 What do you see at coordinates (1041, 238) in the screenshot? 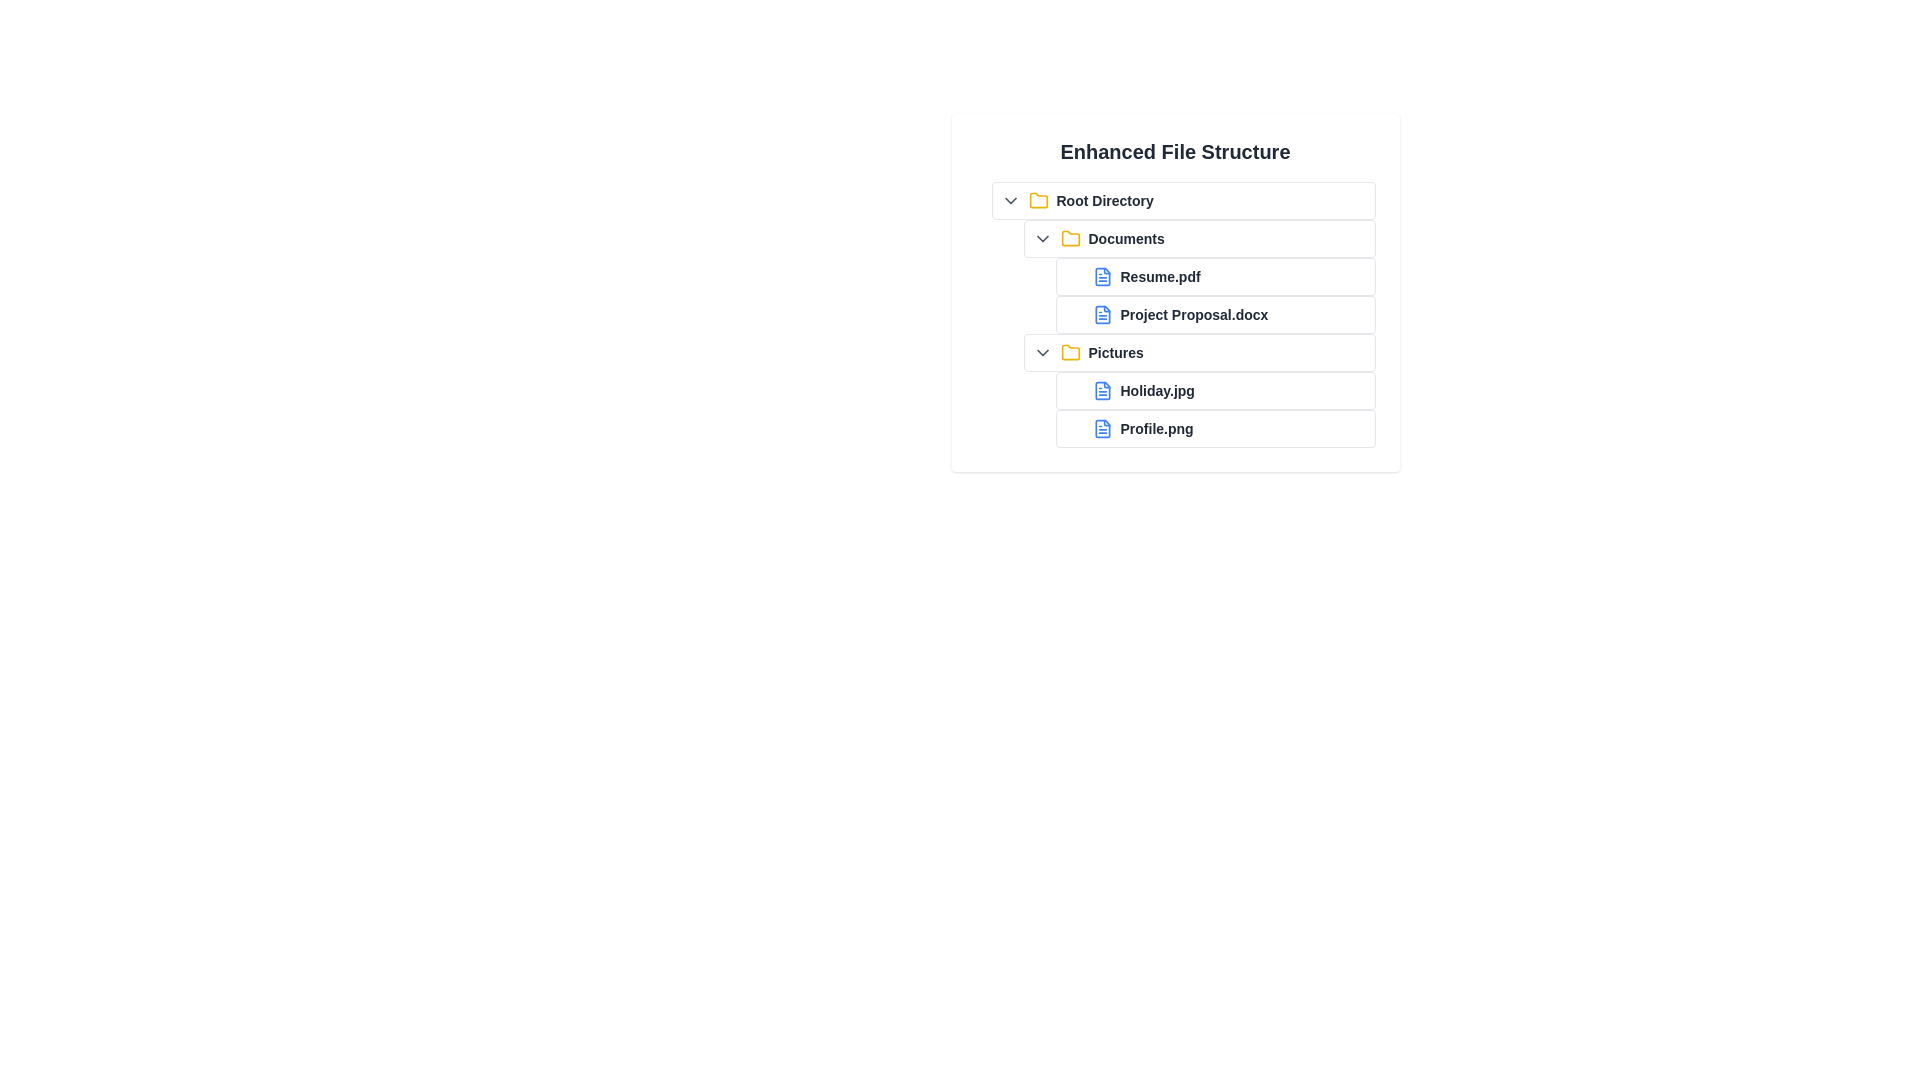
I see `the Chevron Down SVG icon located to the left of the 'Documents' folder icon` at bounding box center [1041, 238].